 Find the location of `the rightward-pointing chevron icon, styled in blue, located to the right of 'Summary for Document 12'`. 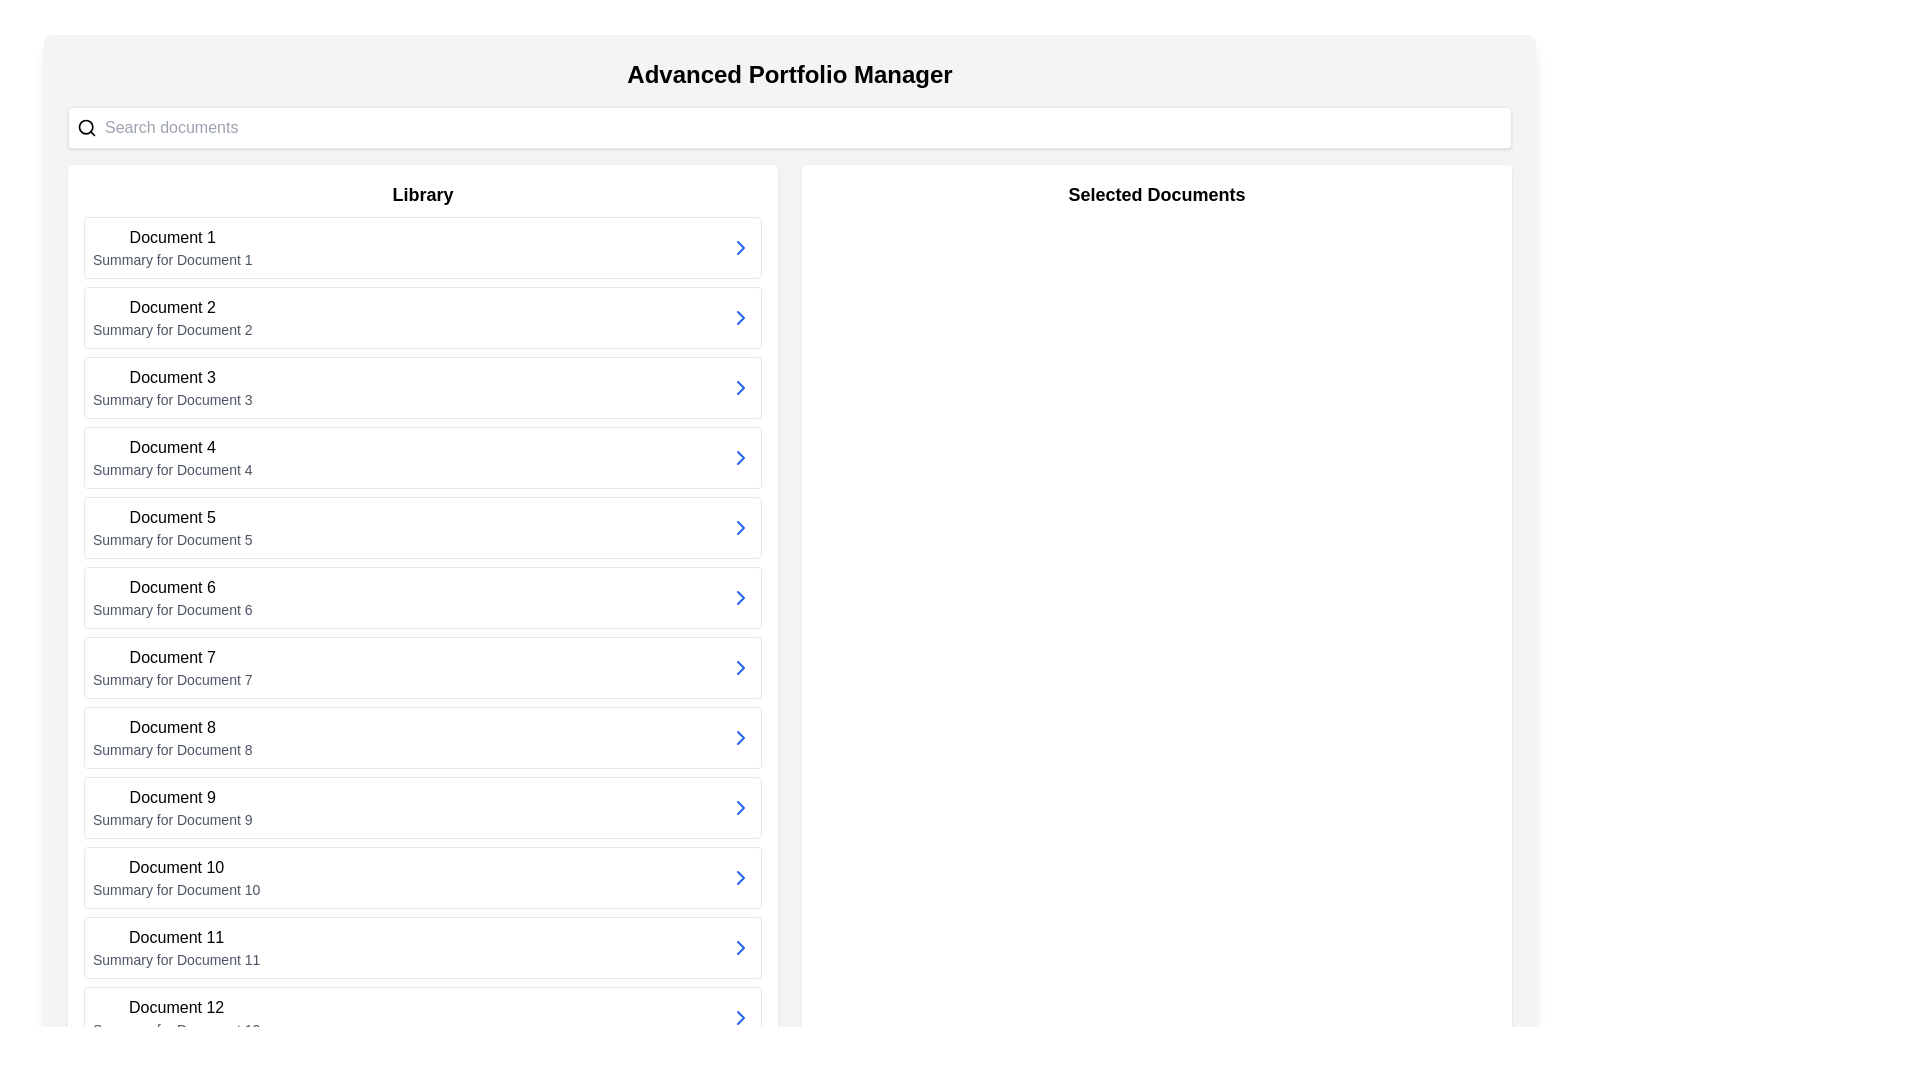

the rightward-pointing chevron icon, styled in blue, located to the right of 'Summary for Document 12' is located at coordinates (739, 1018).